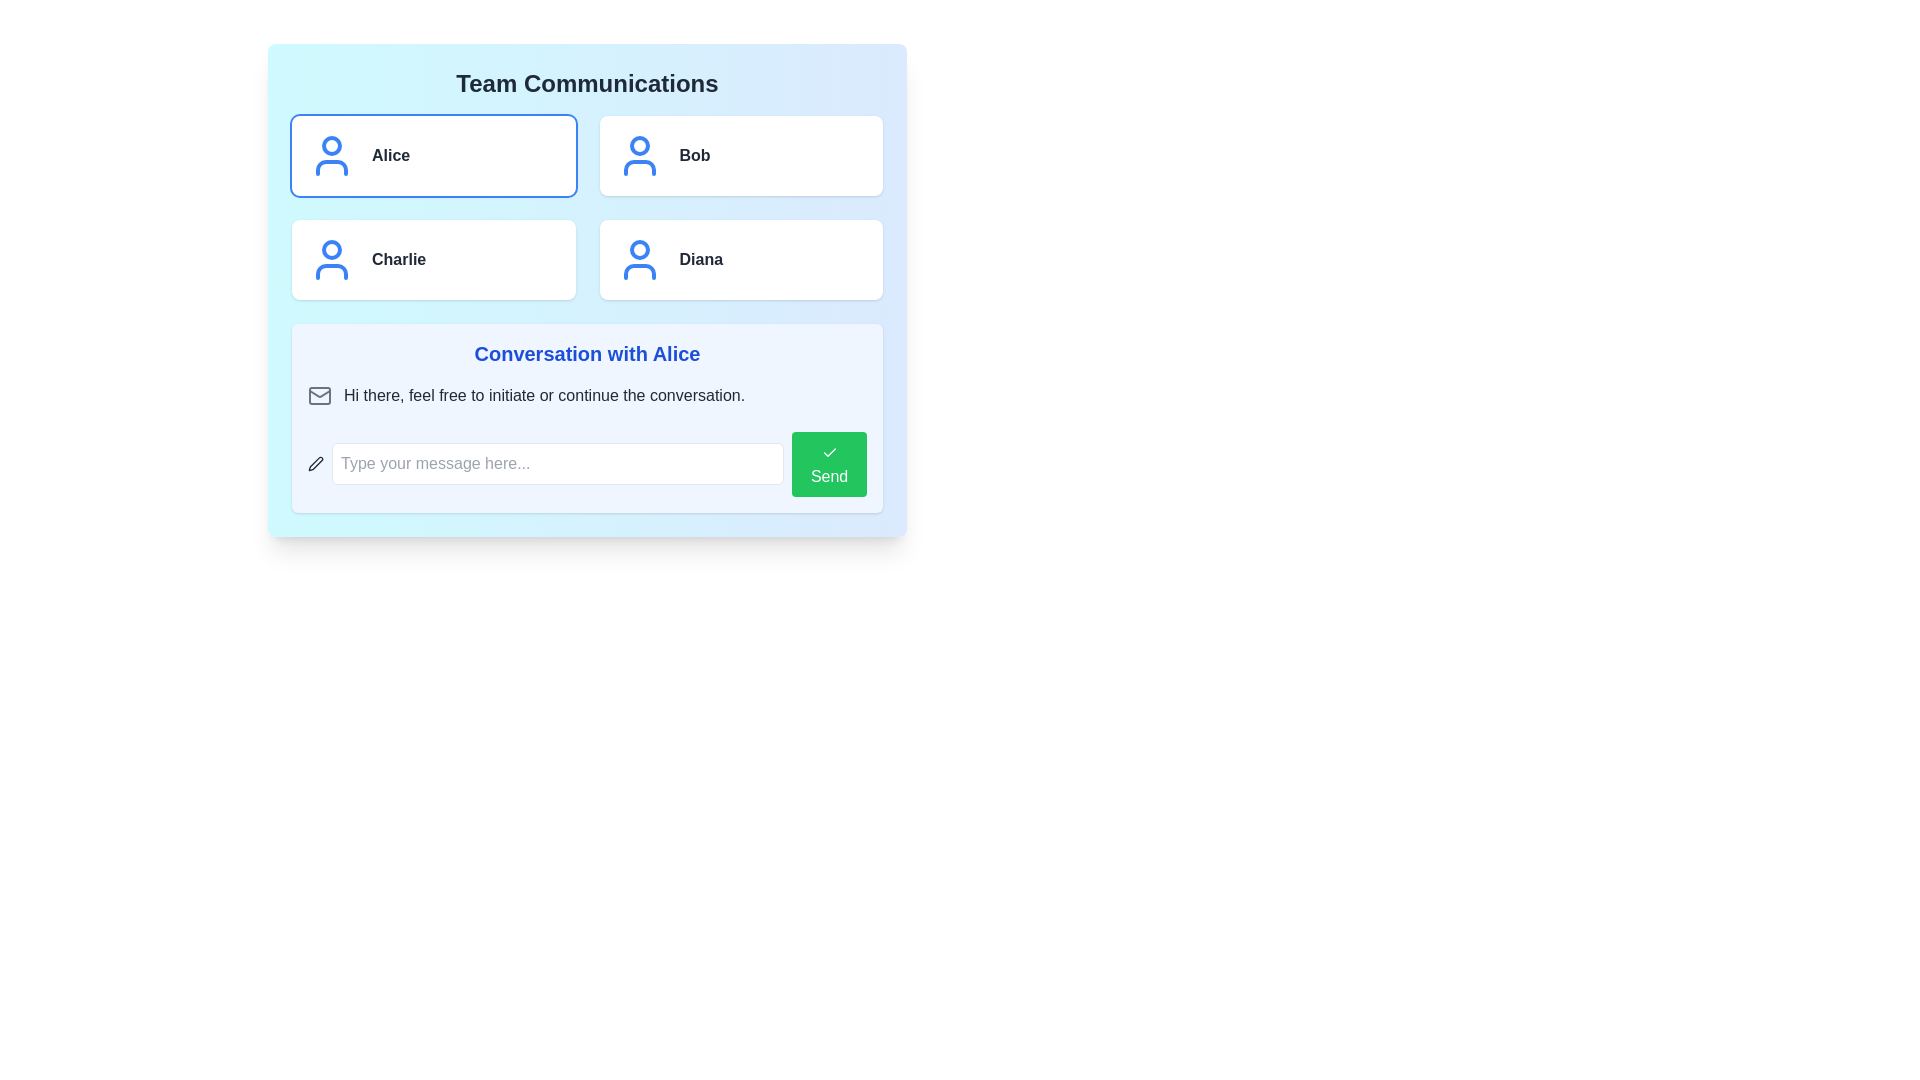 The height and width of the screenshot is (1080, 1920). Describe the element at coordinates (740, 258) in the screenshot. I see `the profile card button for 'Diana', located in the bottom-right quadrant of the grid under 'Team Communications'` at that location.